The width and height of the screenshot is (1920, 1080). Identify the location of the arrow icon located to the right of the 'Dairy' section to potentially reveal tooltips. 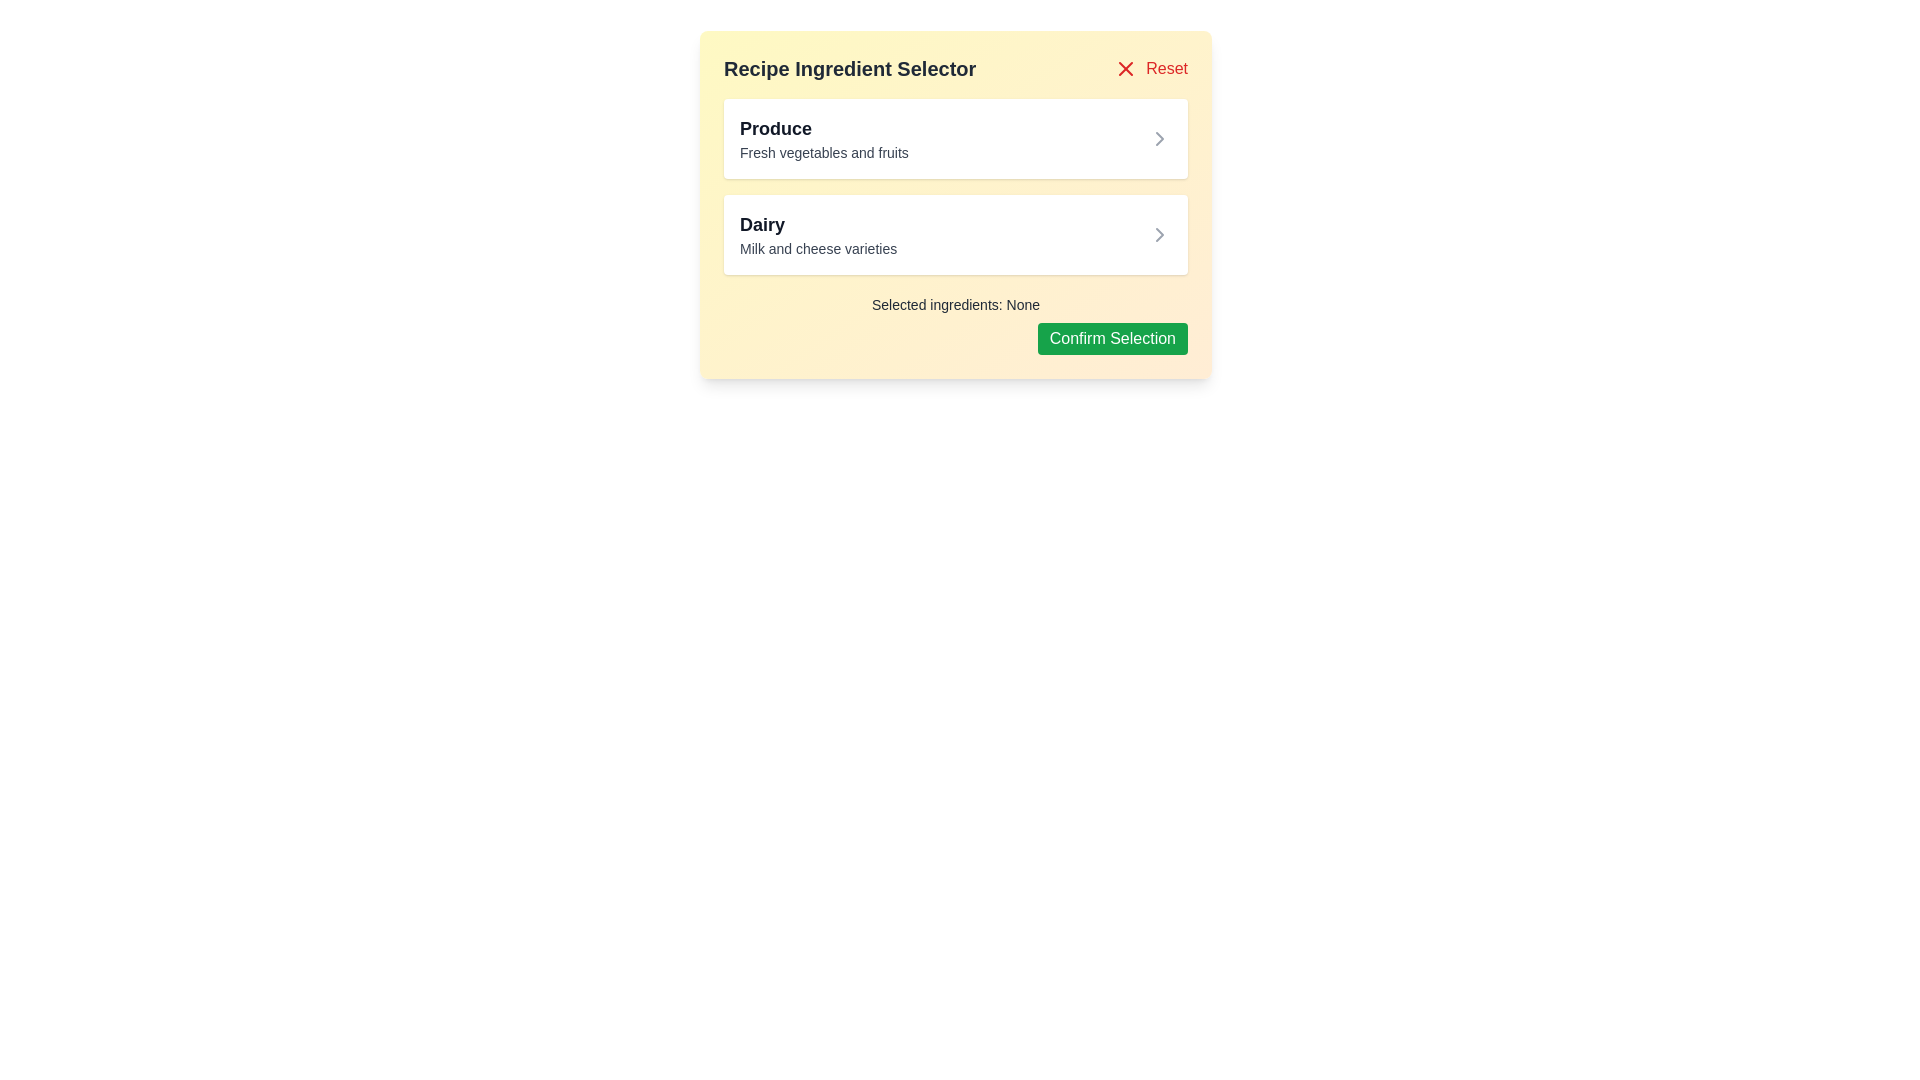
(1160, 234).